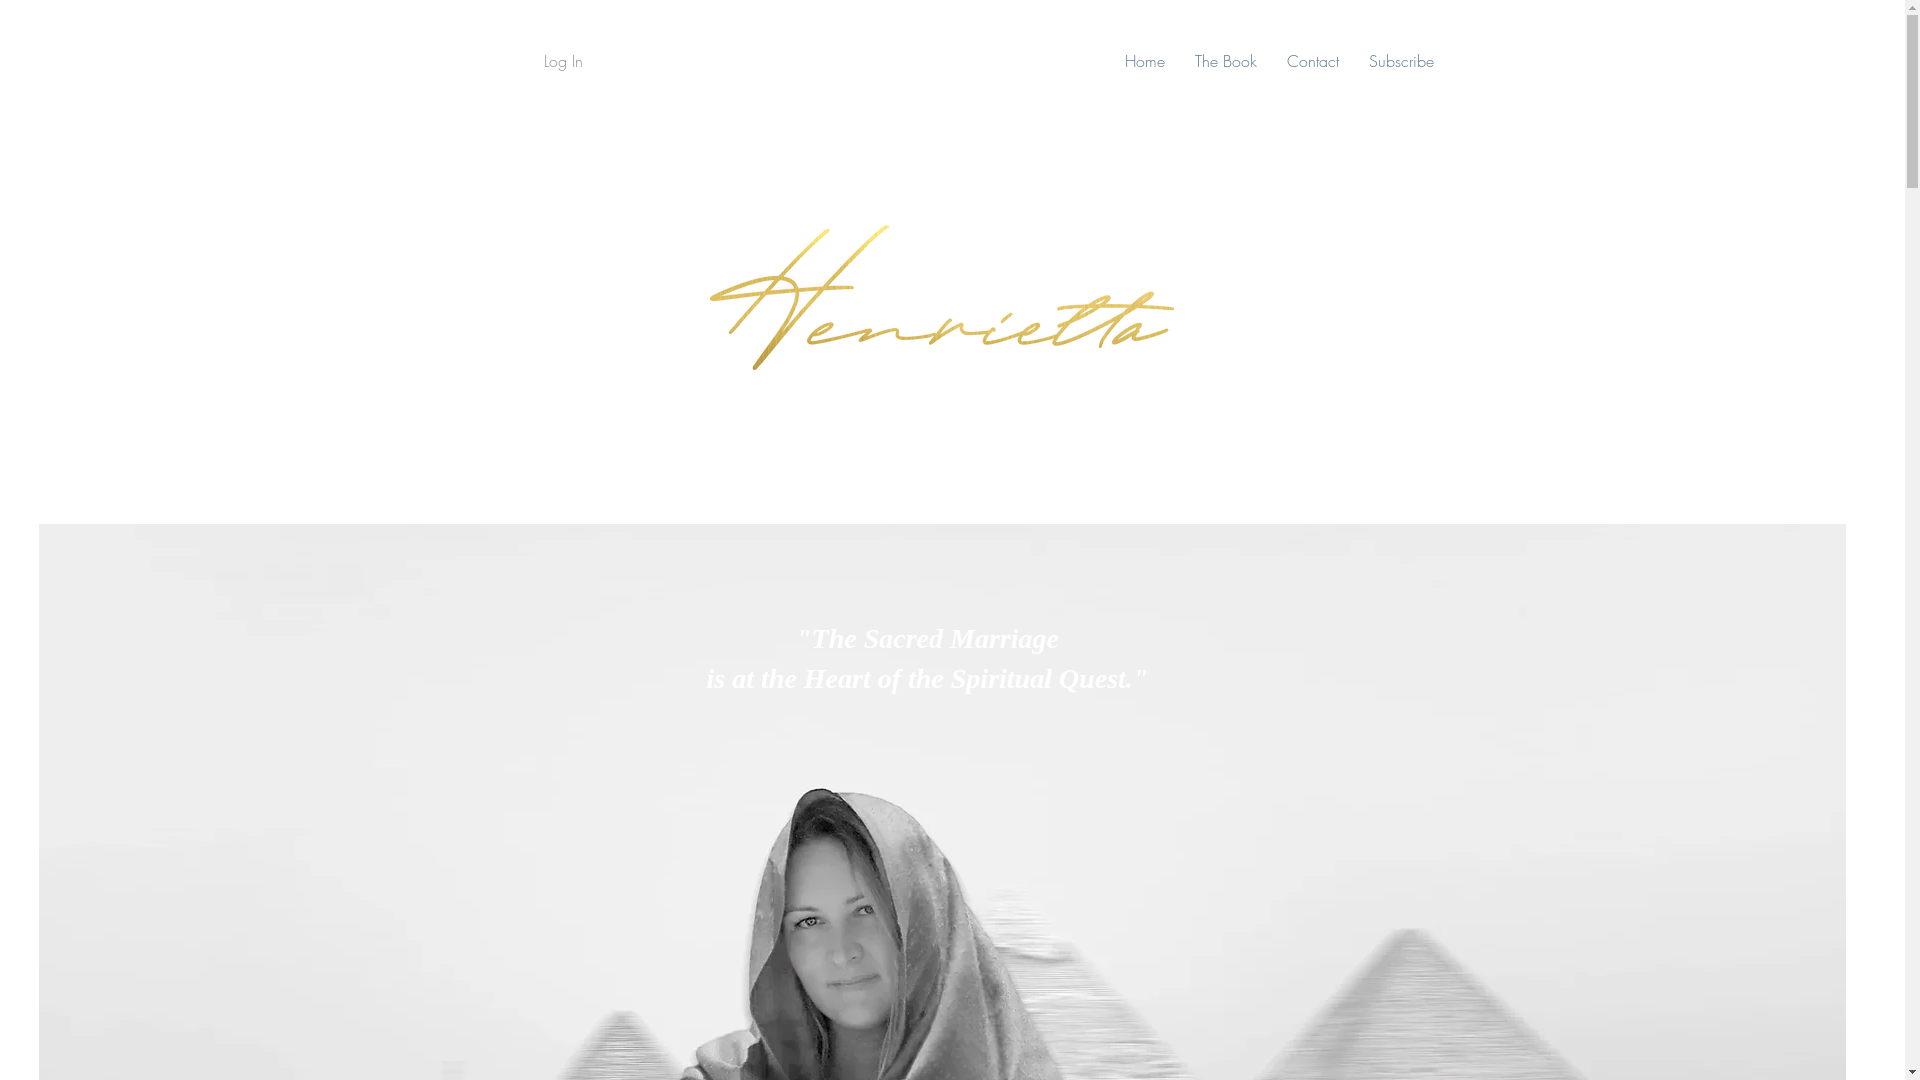  I want to click on '0', so click(1796, 60).